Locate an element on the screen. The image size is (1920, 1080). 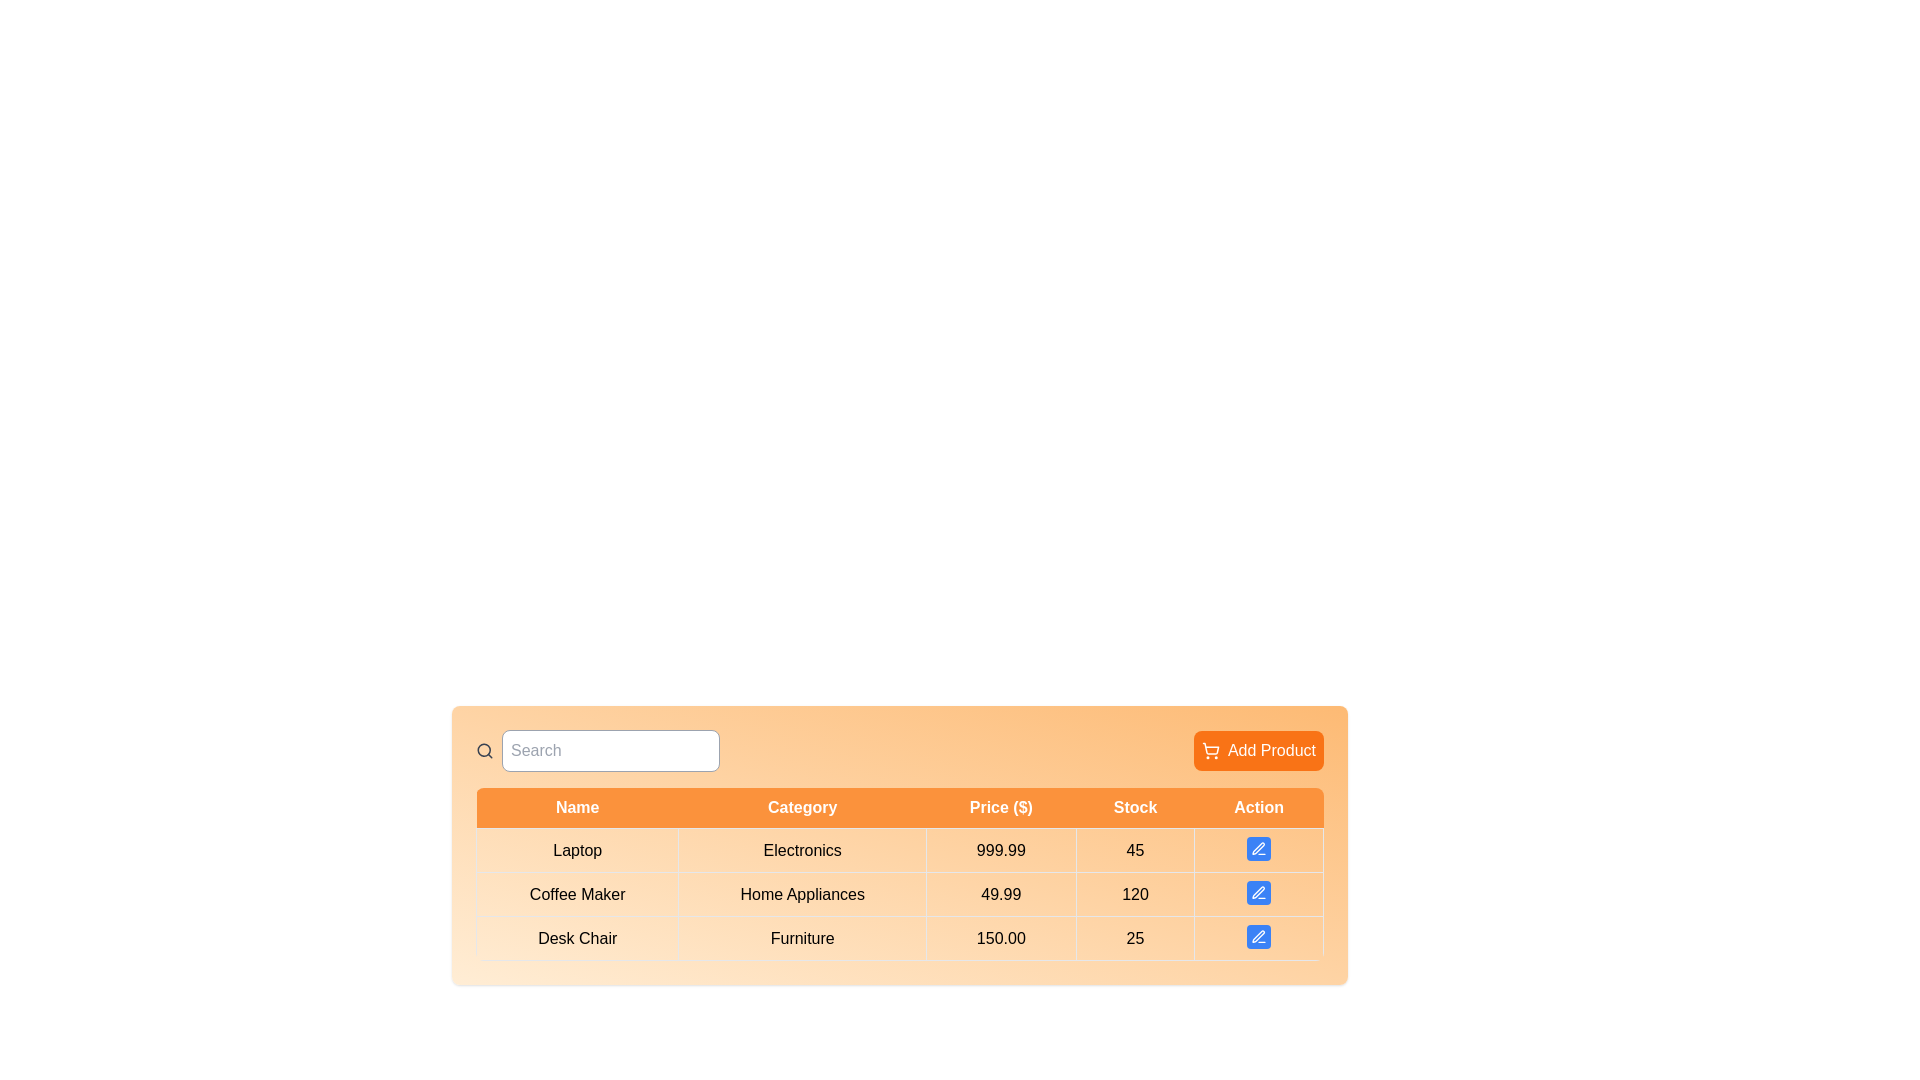
the 'Category' table header cell with an orange background to sort data by this column is located at coordinates (802, 807).